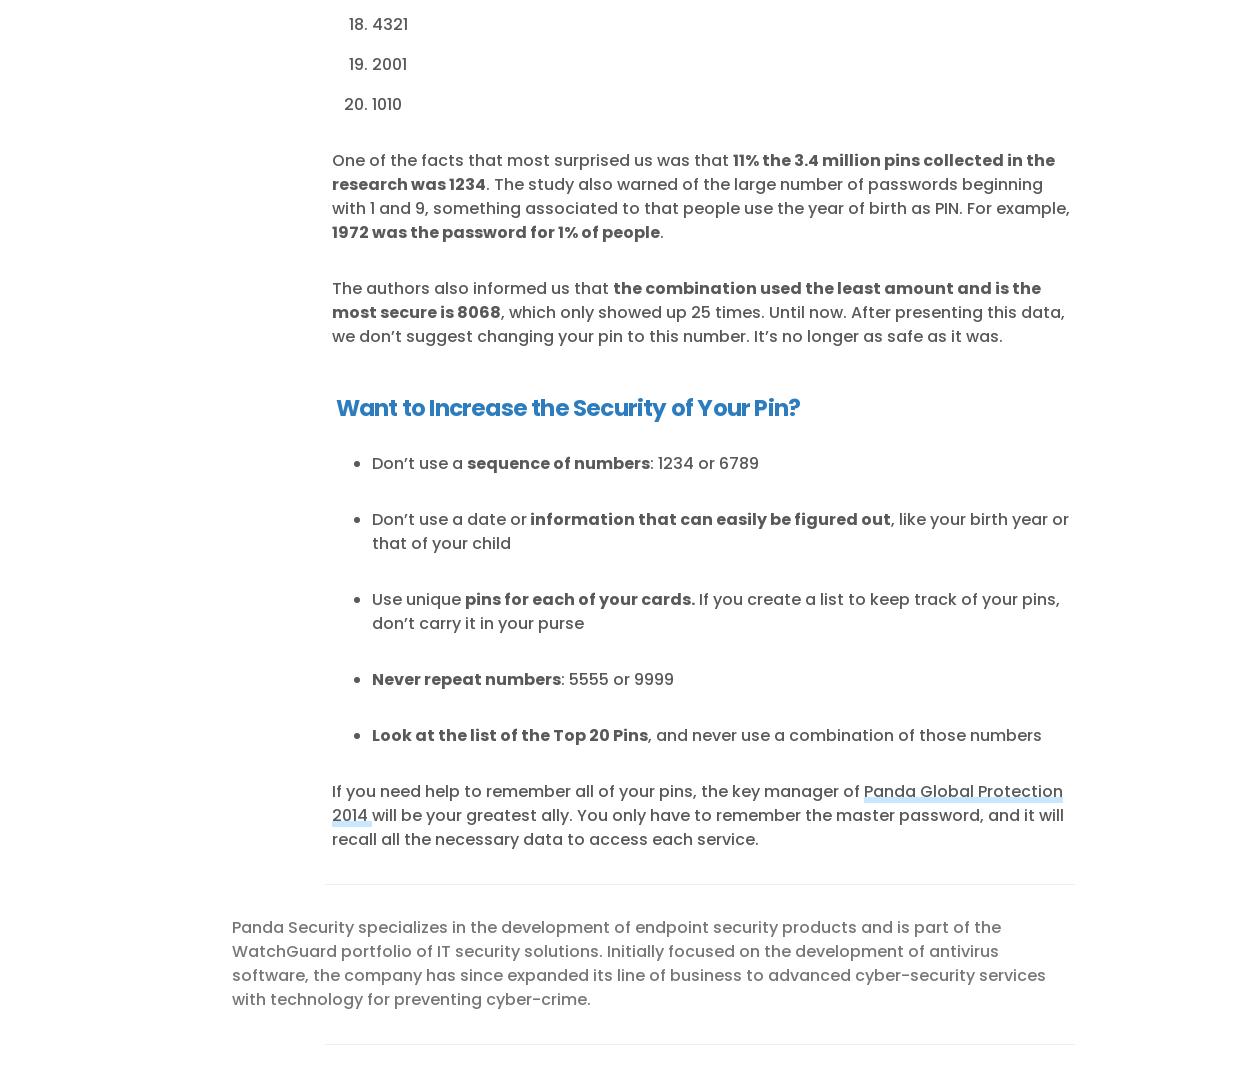 The width and height of the screenshot is (1250, 1077). Describe the element at coordinates (418, 462) in the screenshot. I see `'Don’t use a'` at that location.